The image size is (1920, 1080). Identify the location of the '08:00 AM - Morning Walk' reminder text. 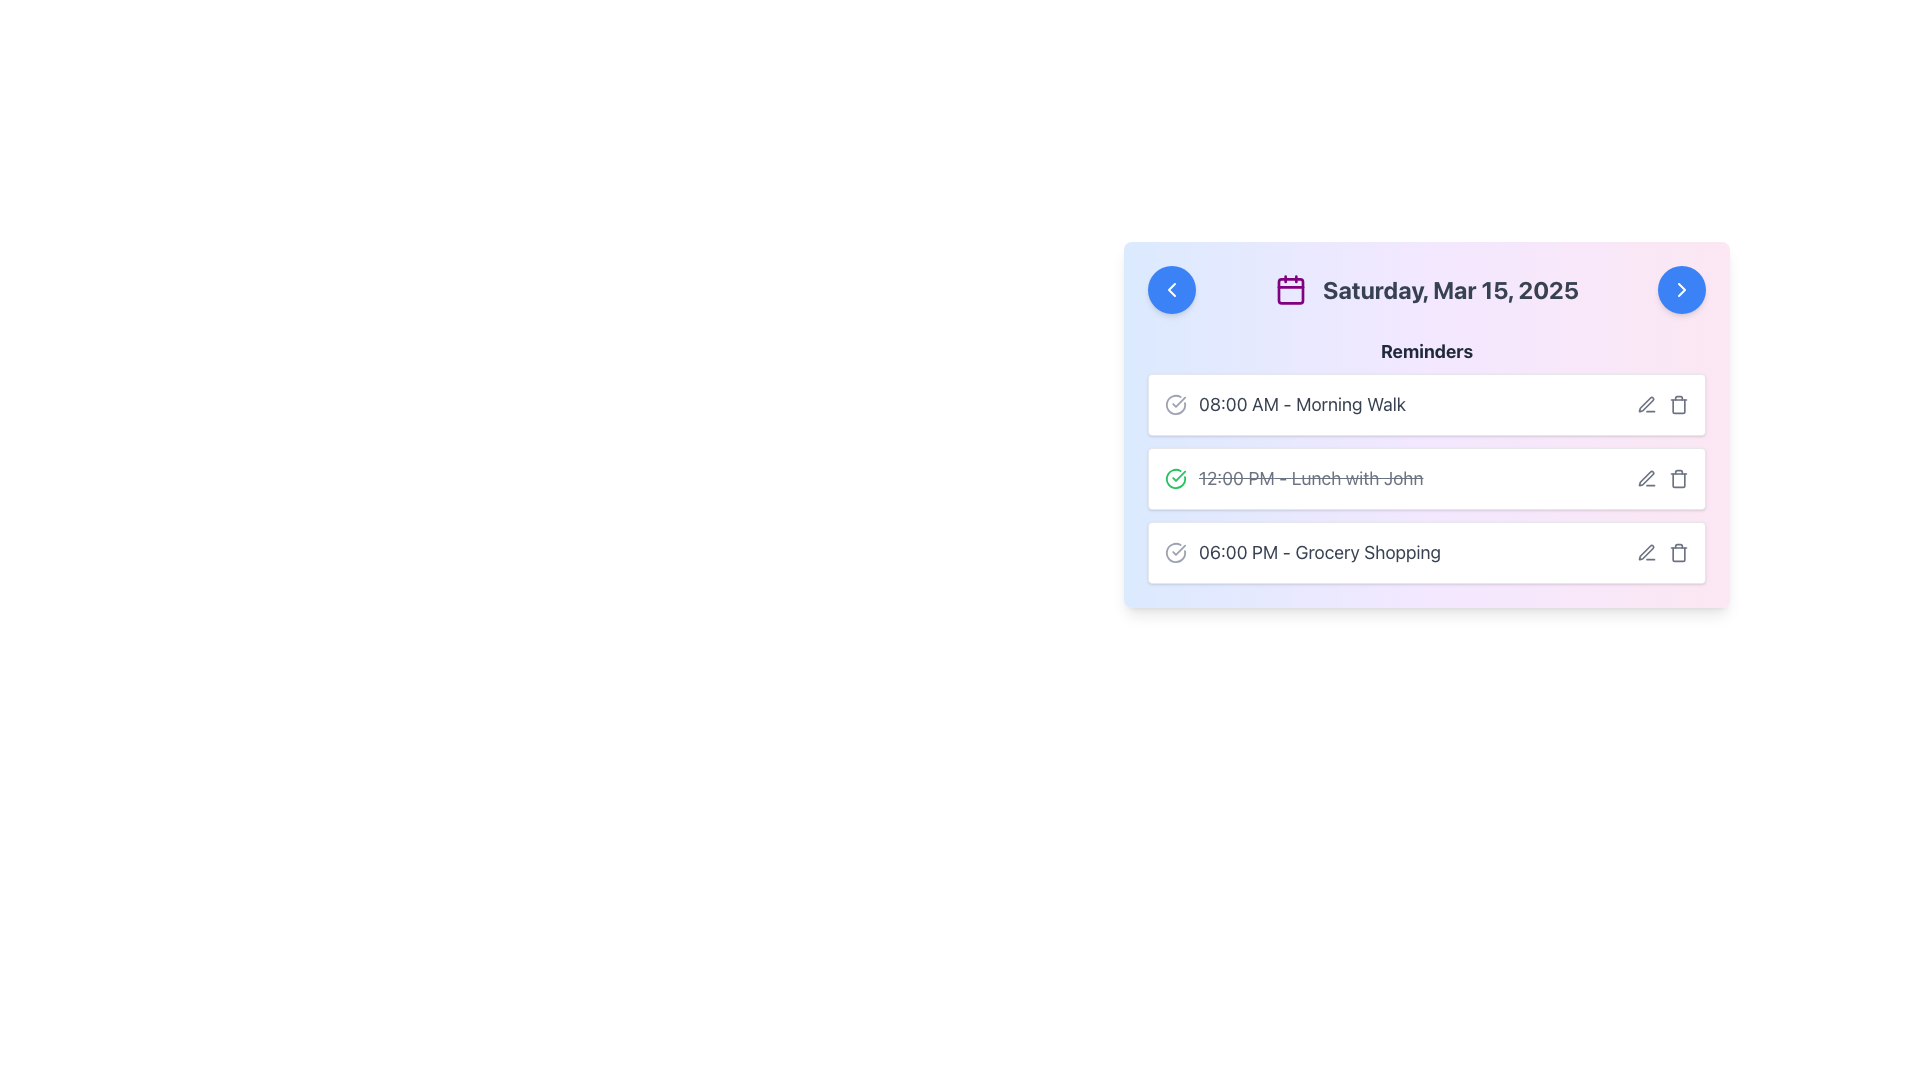
(1285, 405).